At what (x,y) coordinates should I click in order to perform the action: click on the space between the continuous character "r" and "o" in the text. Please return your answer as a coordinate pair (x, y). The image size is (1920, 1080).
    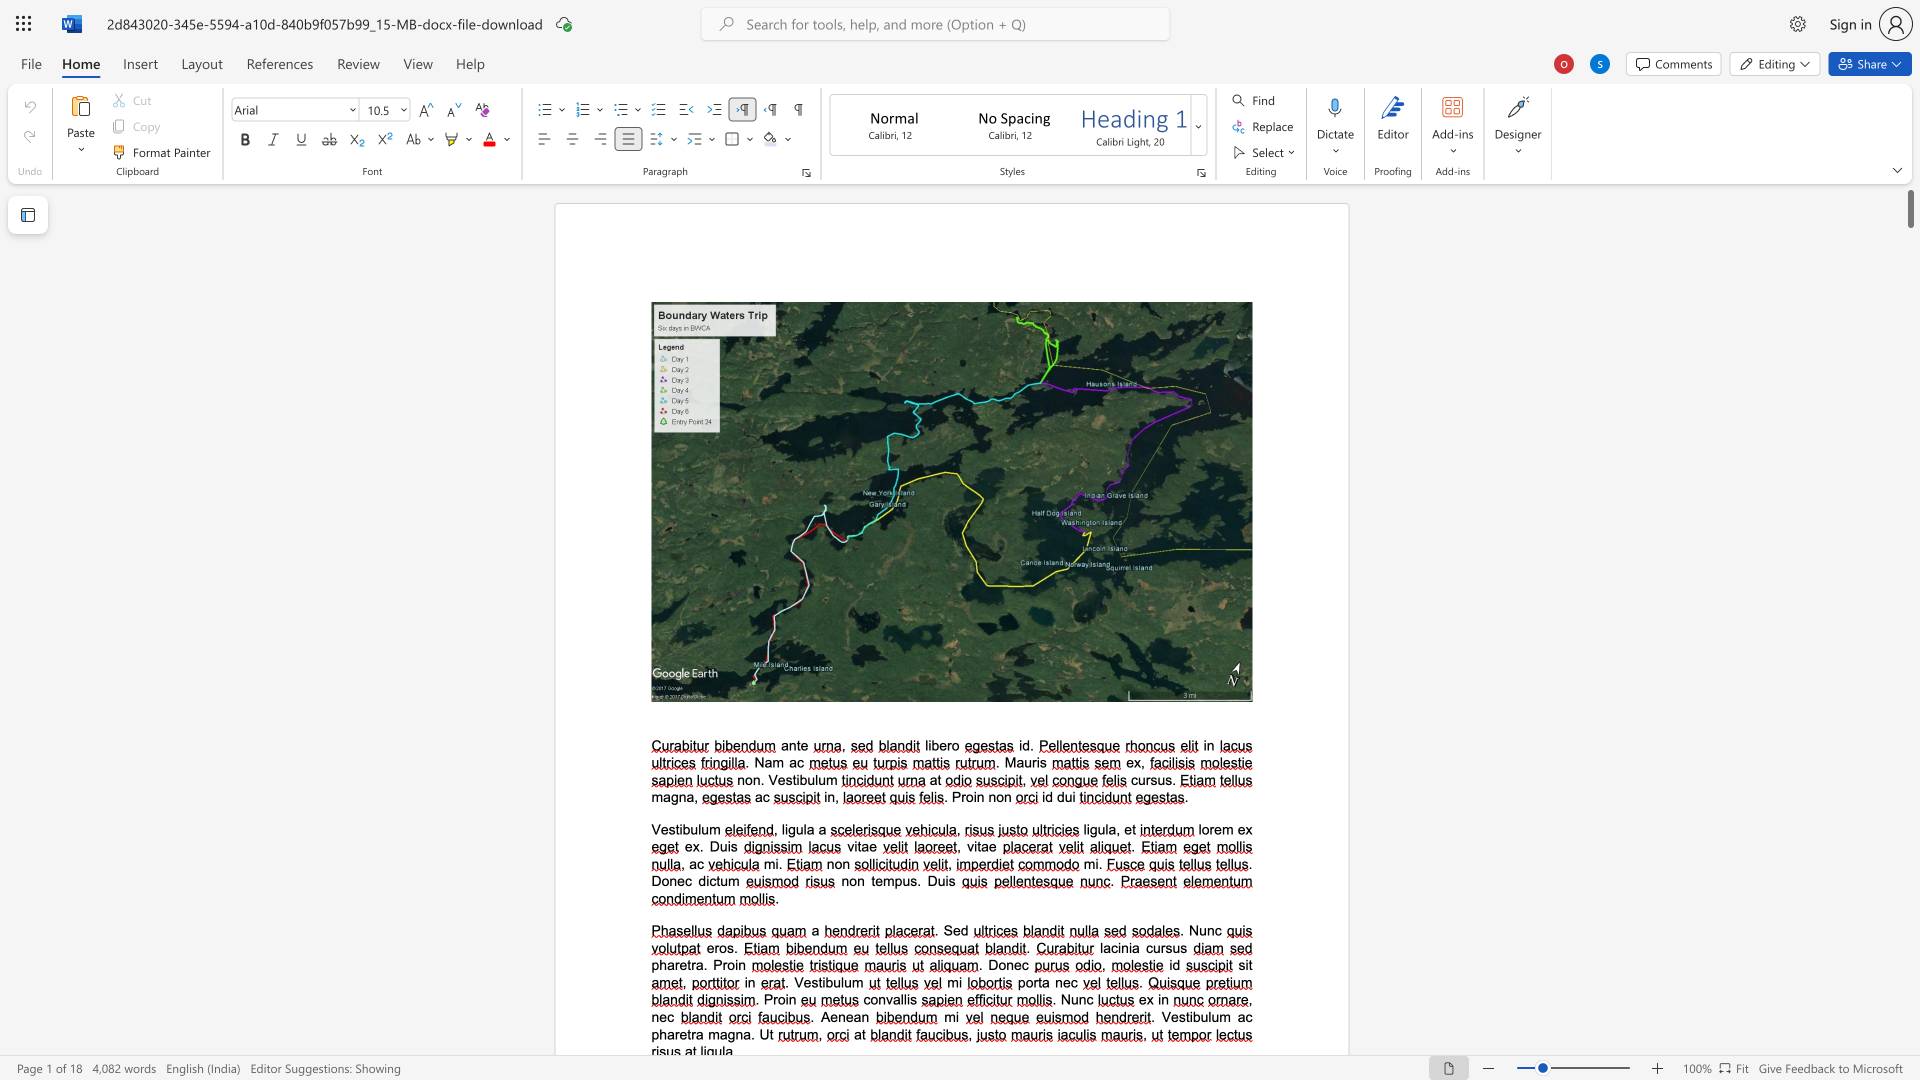
    Looking at the image, I should click on (966, 796).